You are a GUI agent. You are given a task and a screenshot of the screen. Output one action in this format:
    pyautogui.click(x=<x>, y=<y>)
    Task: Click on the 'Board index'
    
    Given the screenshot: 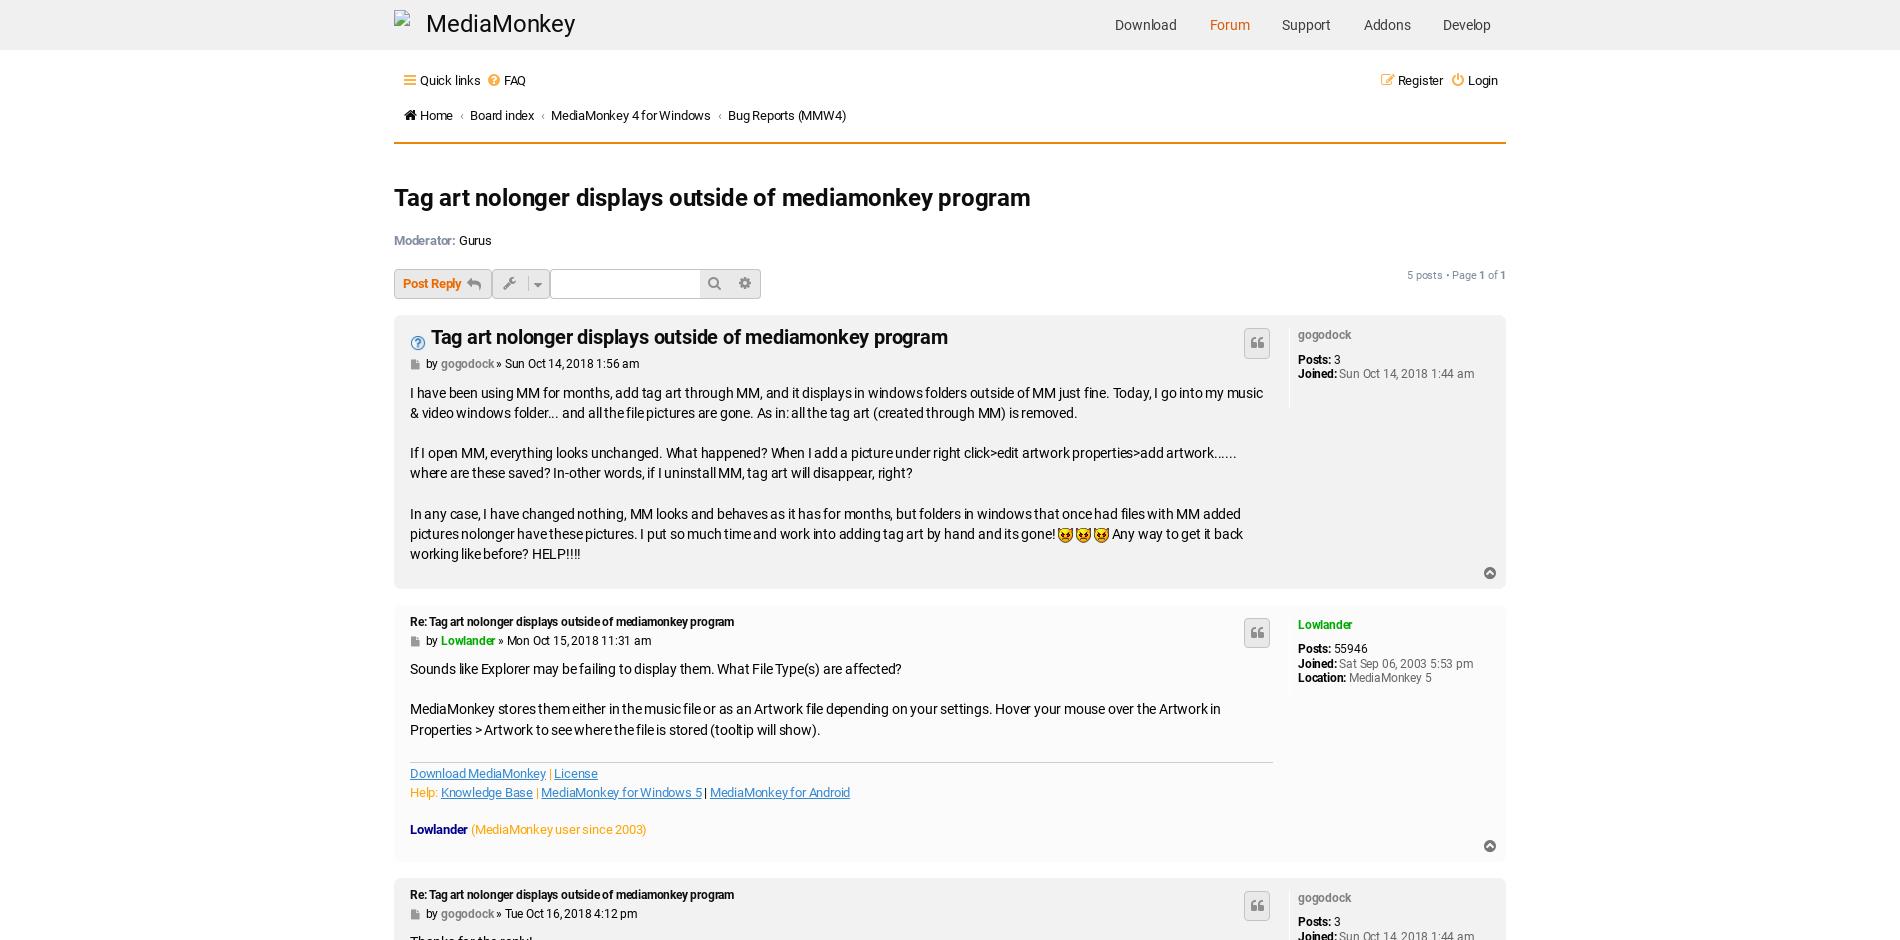 What is the action you would take?
    pyautogui.click(x=469, y=115)
    